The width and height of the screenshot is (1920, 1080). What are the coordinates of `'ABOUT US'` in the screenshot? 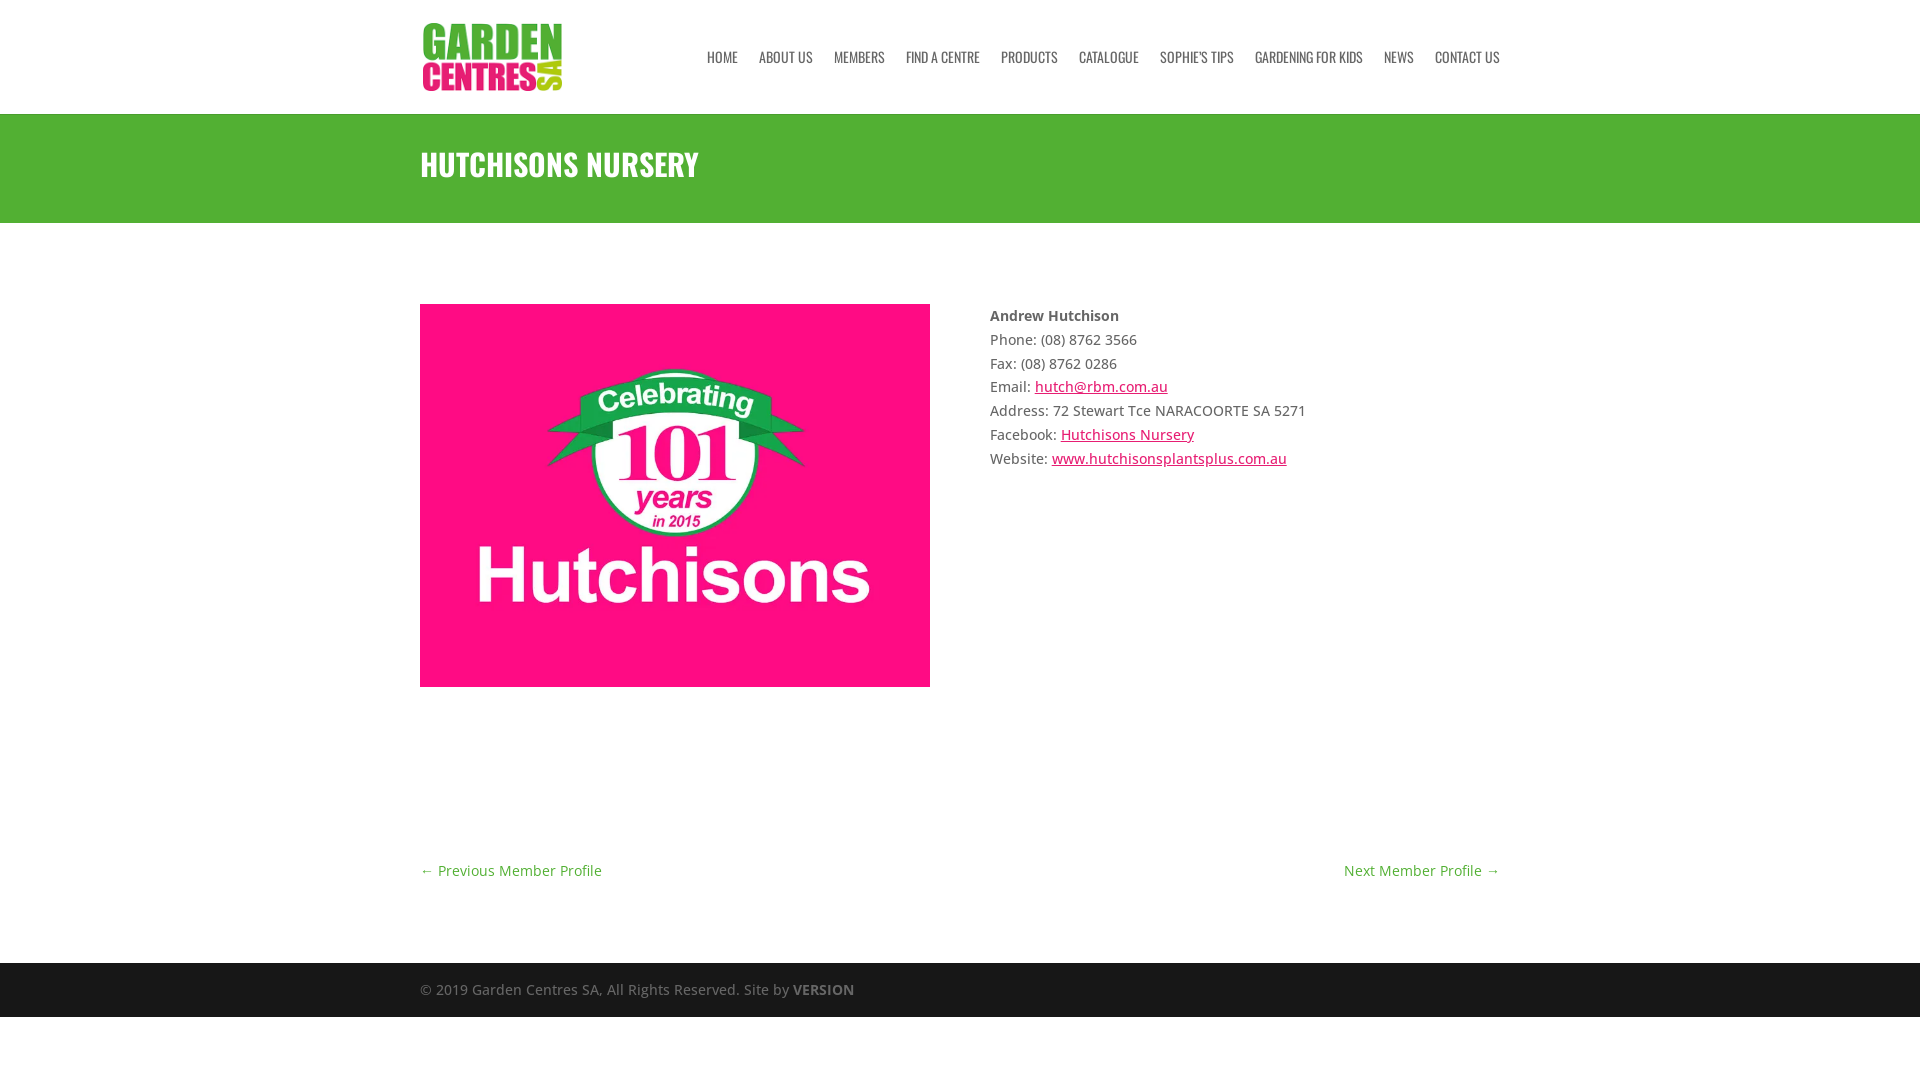 It's located at (785, 80).